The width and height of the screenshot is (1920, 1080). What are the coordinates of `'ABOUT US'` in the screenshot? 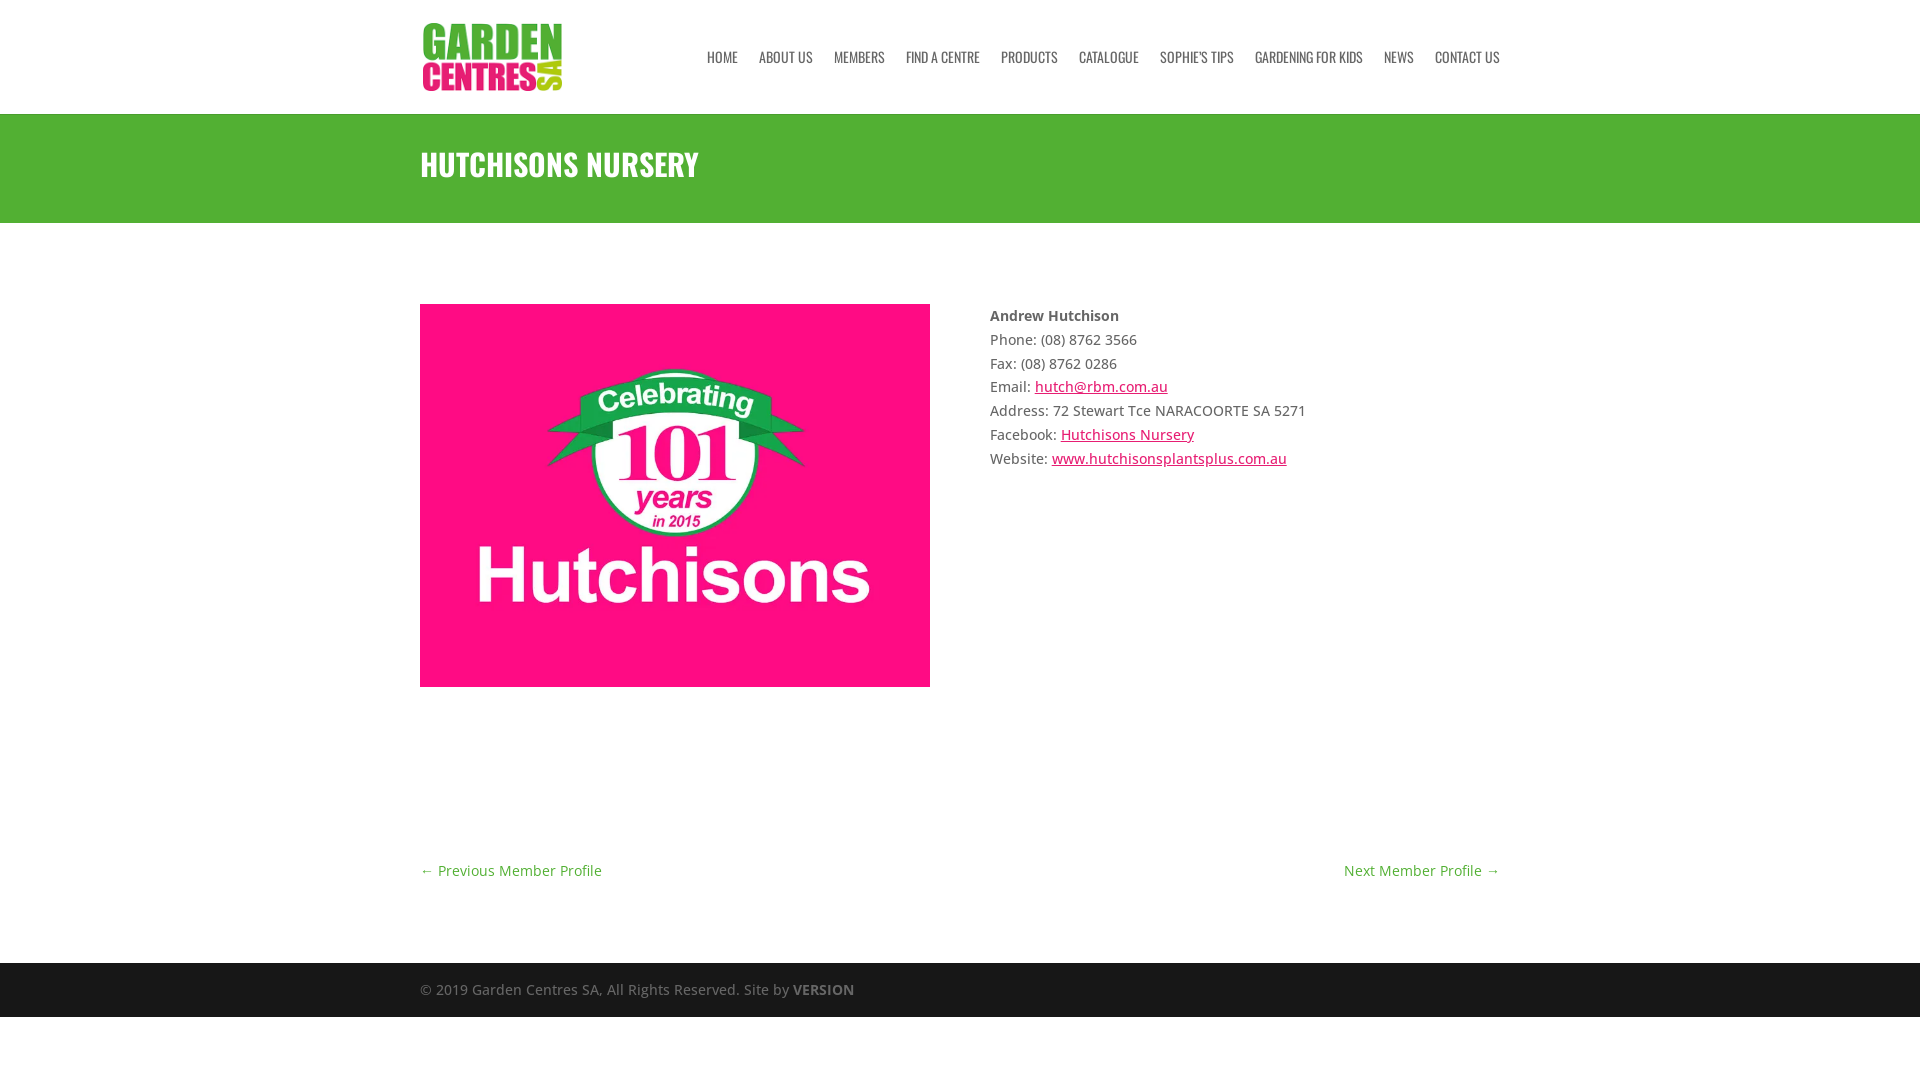 It's located at (785, 80).